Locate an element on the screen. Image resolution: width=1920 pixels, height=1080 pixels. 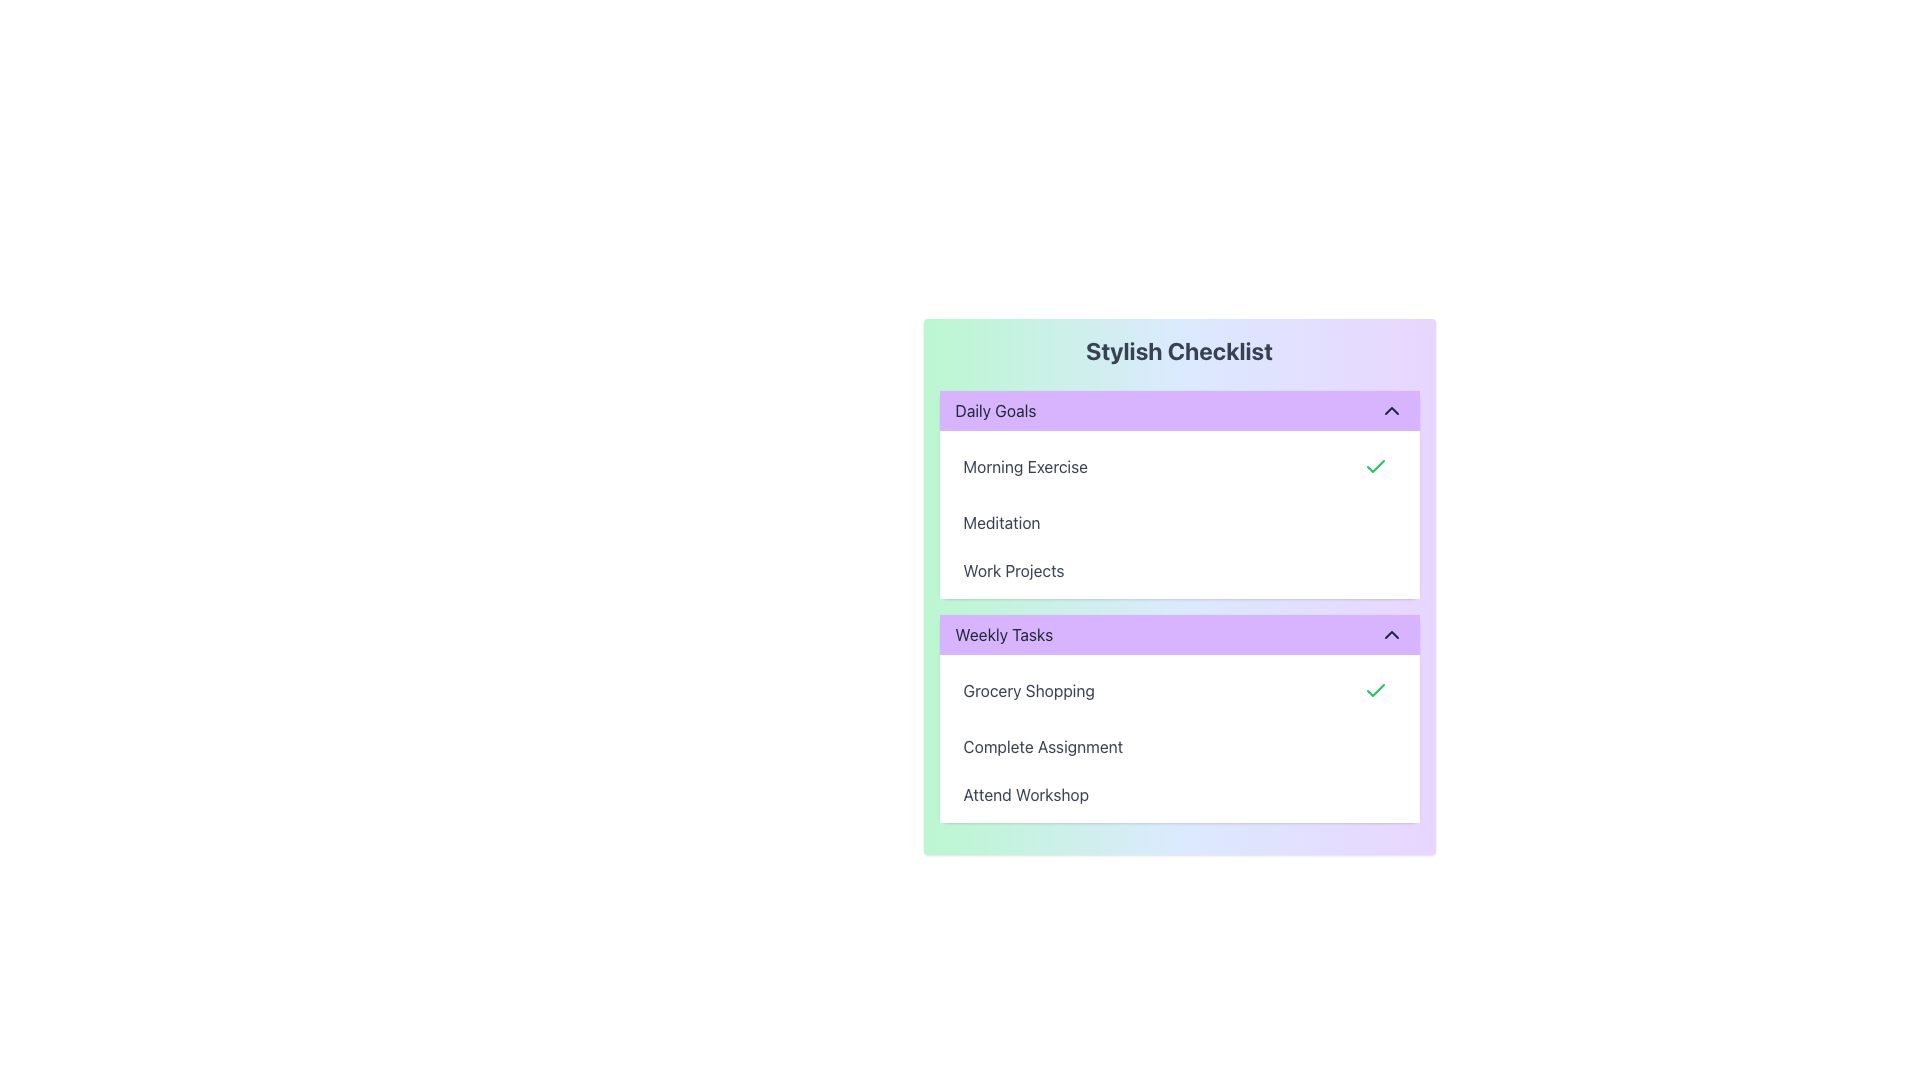
the header text that categorizes the checkbox list section, located at the top-left of the rectangular section and positioned left of the upward arrow icon is located at coordinates (995, 410).